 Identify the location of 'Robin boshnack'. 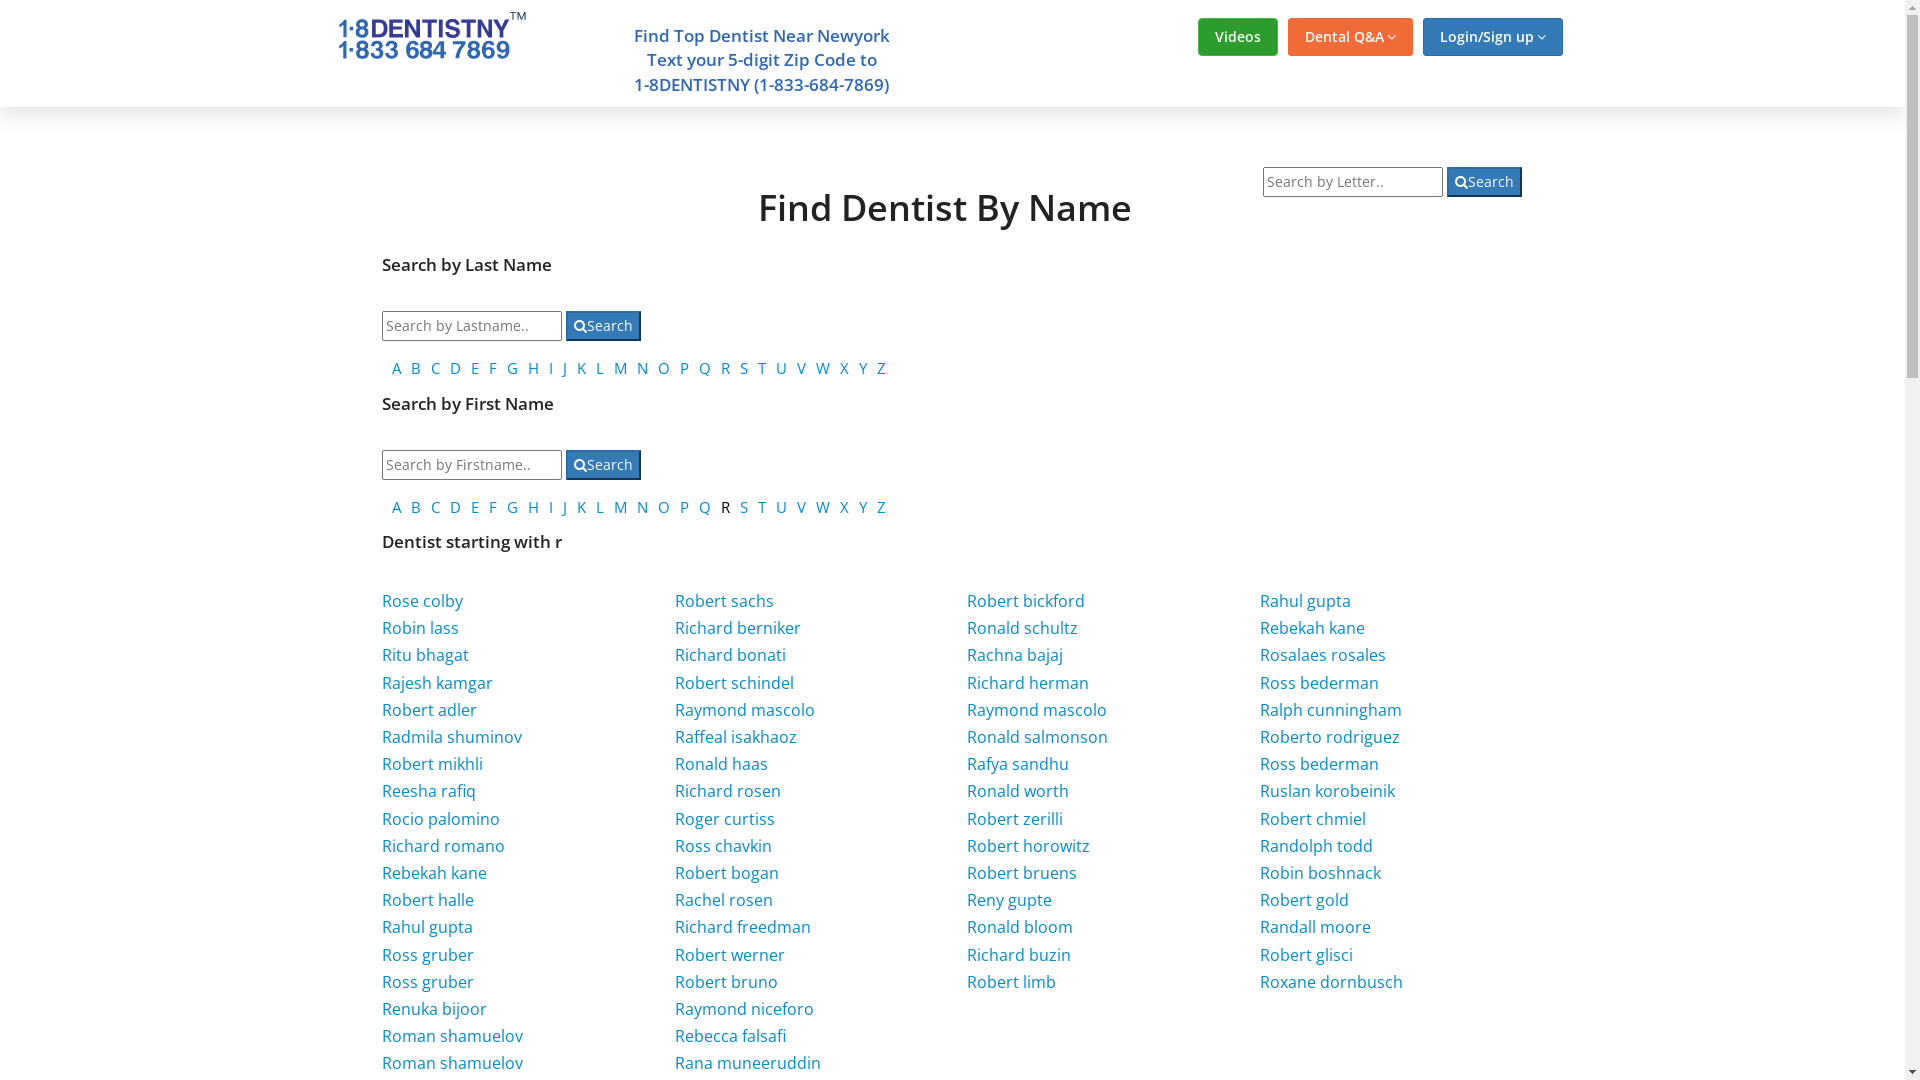
(1320, 871).